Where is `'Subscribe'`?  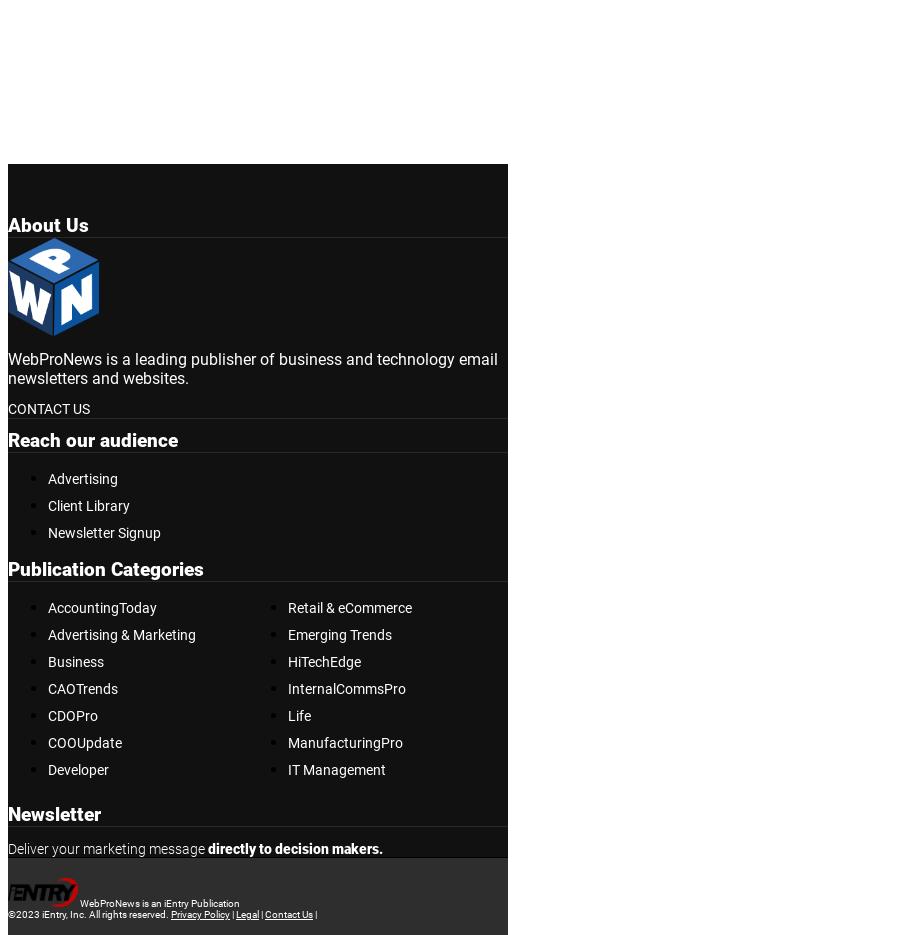
'Subscribe' is located at coordinates (42, 879).